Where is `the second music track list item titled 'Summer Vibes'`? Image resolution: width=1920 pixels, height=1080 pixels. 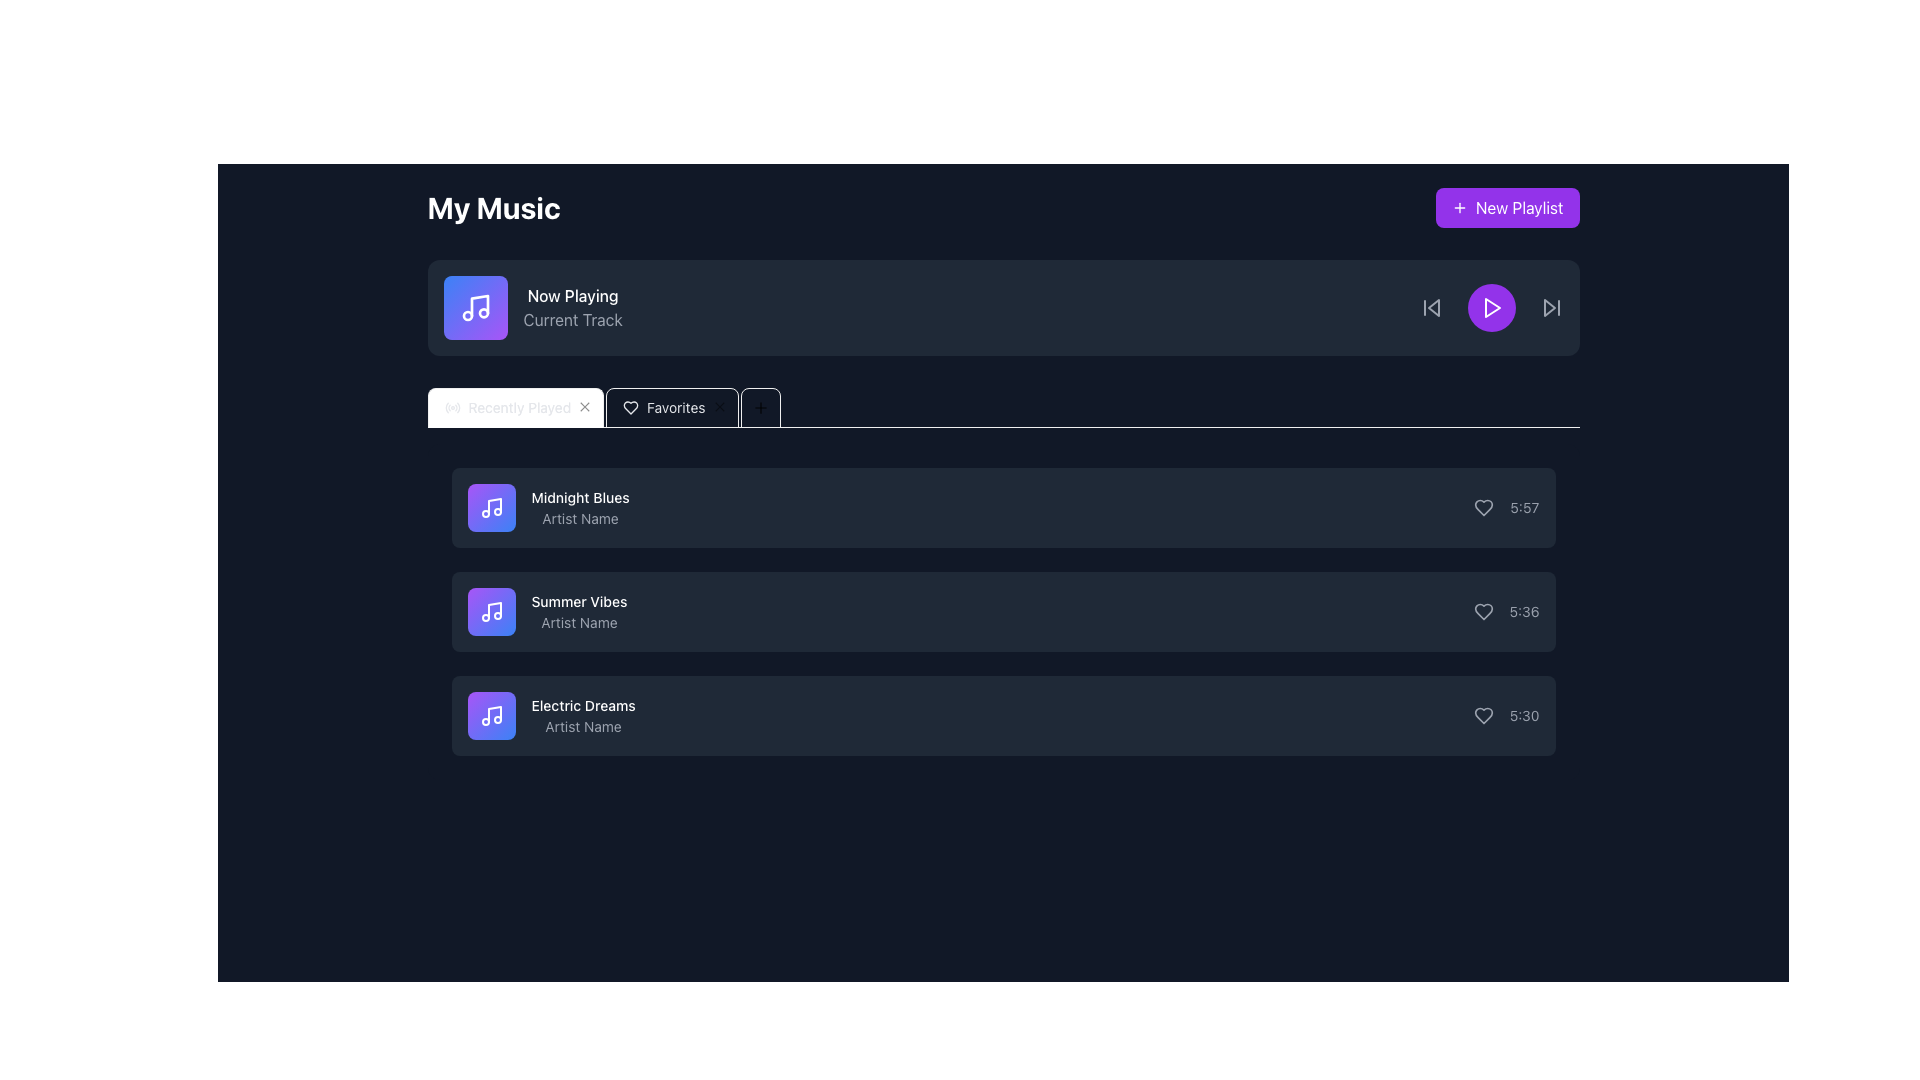
the second music track list item titled 'Summer Vibes' is located at coordinates (1003, 611).